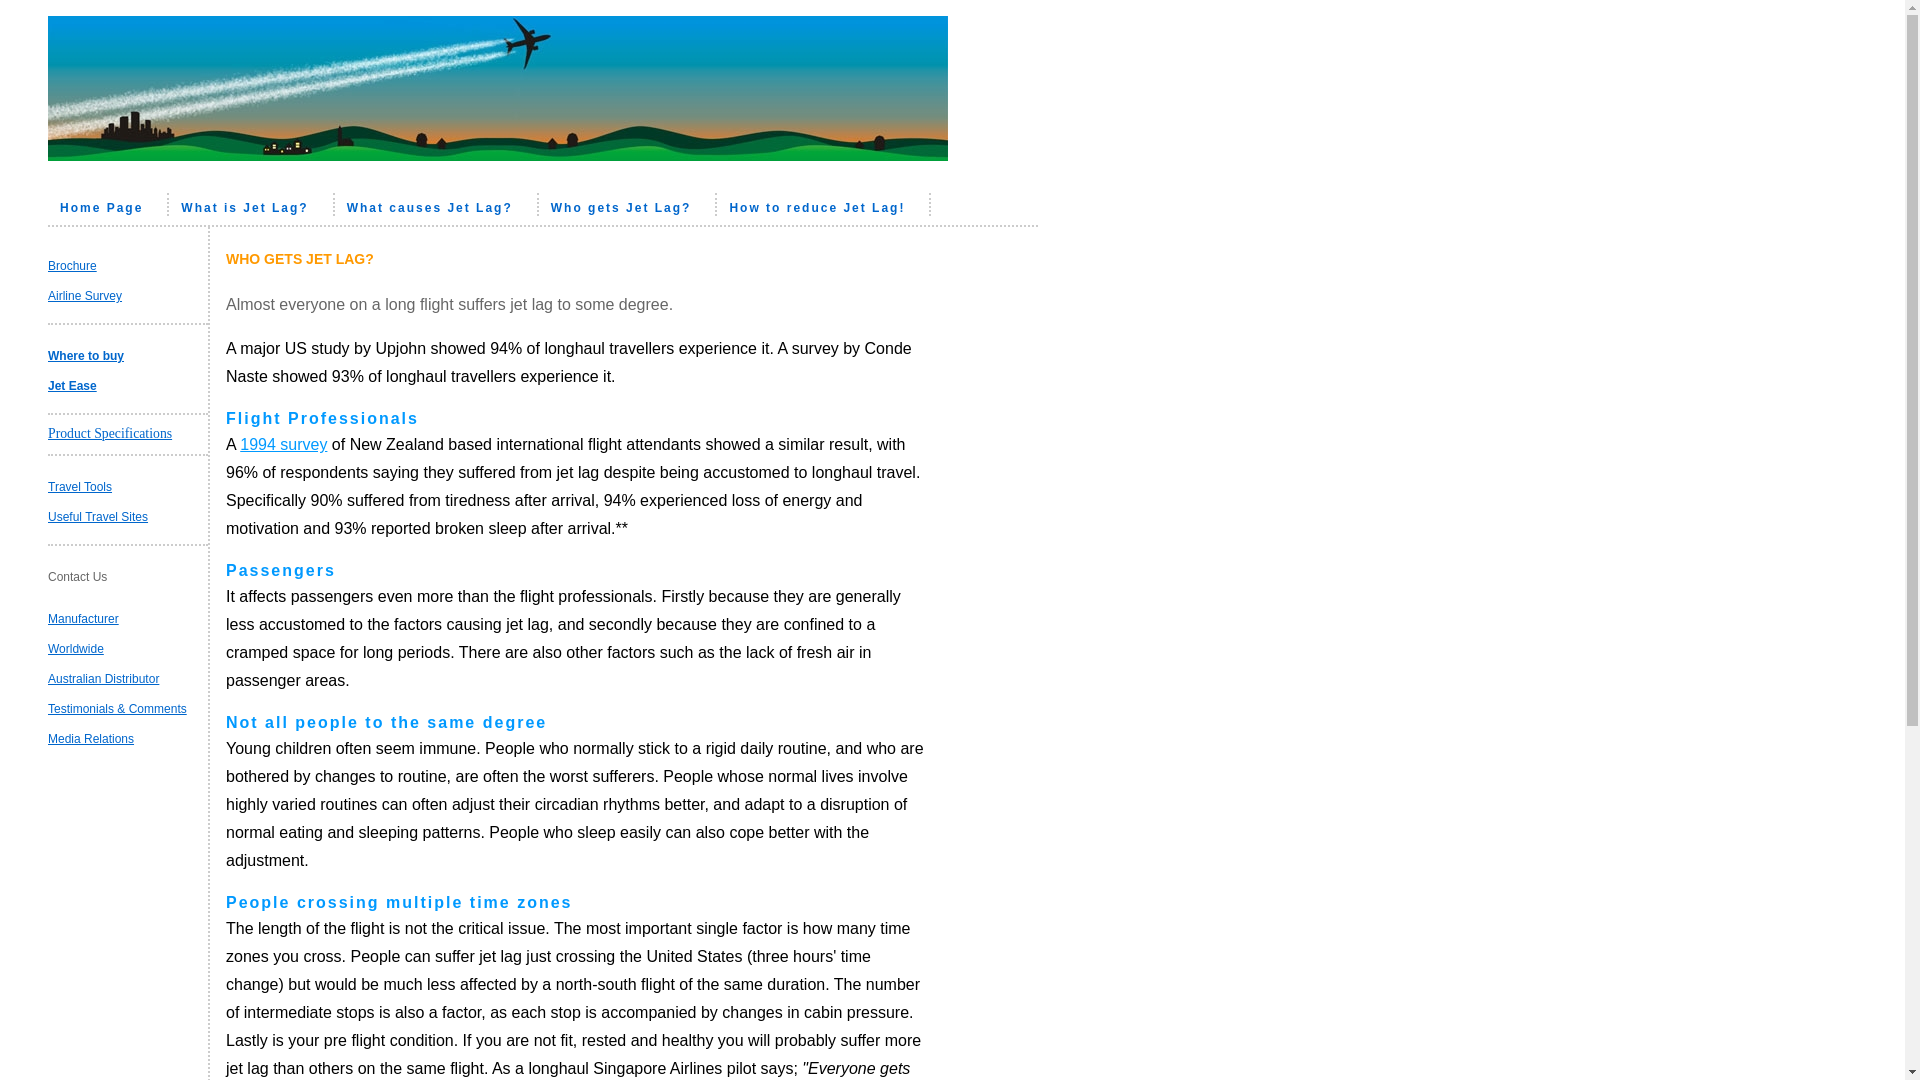 The image size is (1920, 1080). What do you see at coordinates (109, 432) in the screenshot?
I see `'Product Specifications'` at bounding box center [109, 432].